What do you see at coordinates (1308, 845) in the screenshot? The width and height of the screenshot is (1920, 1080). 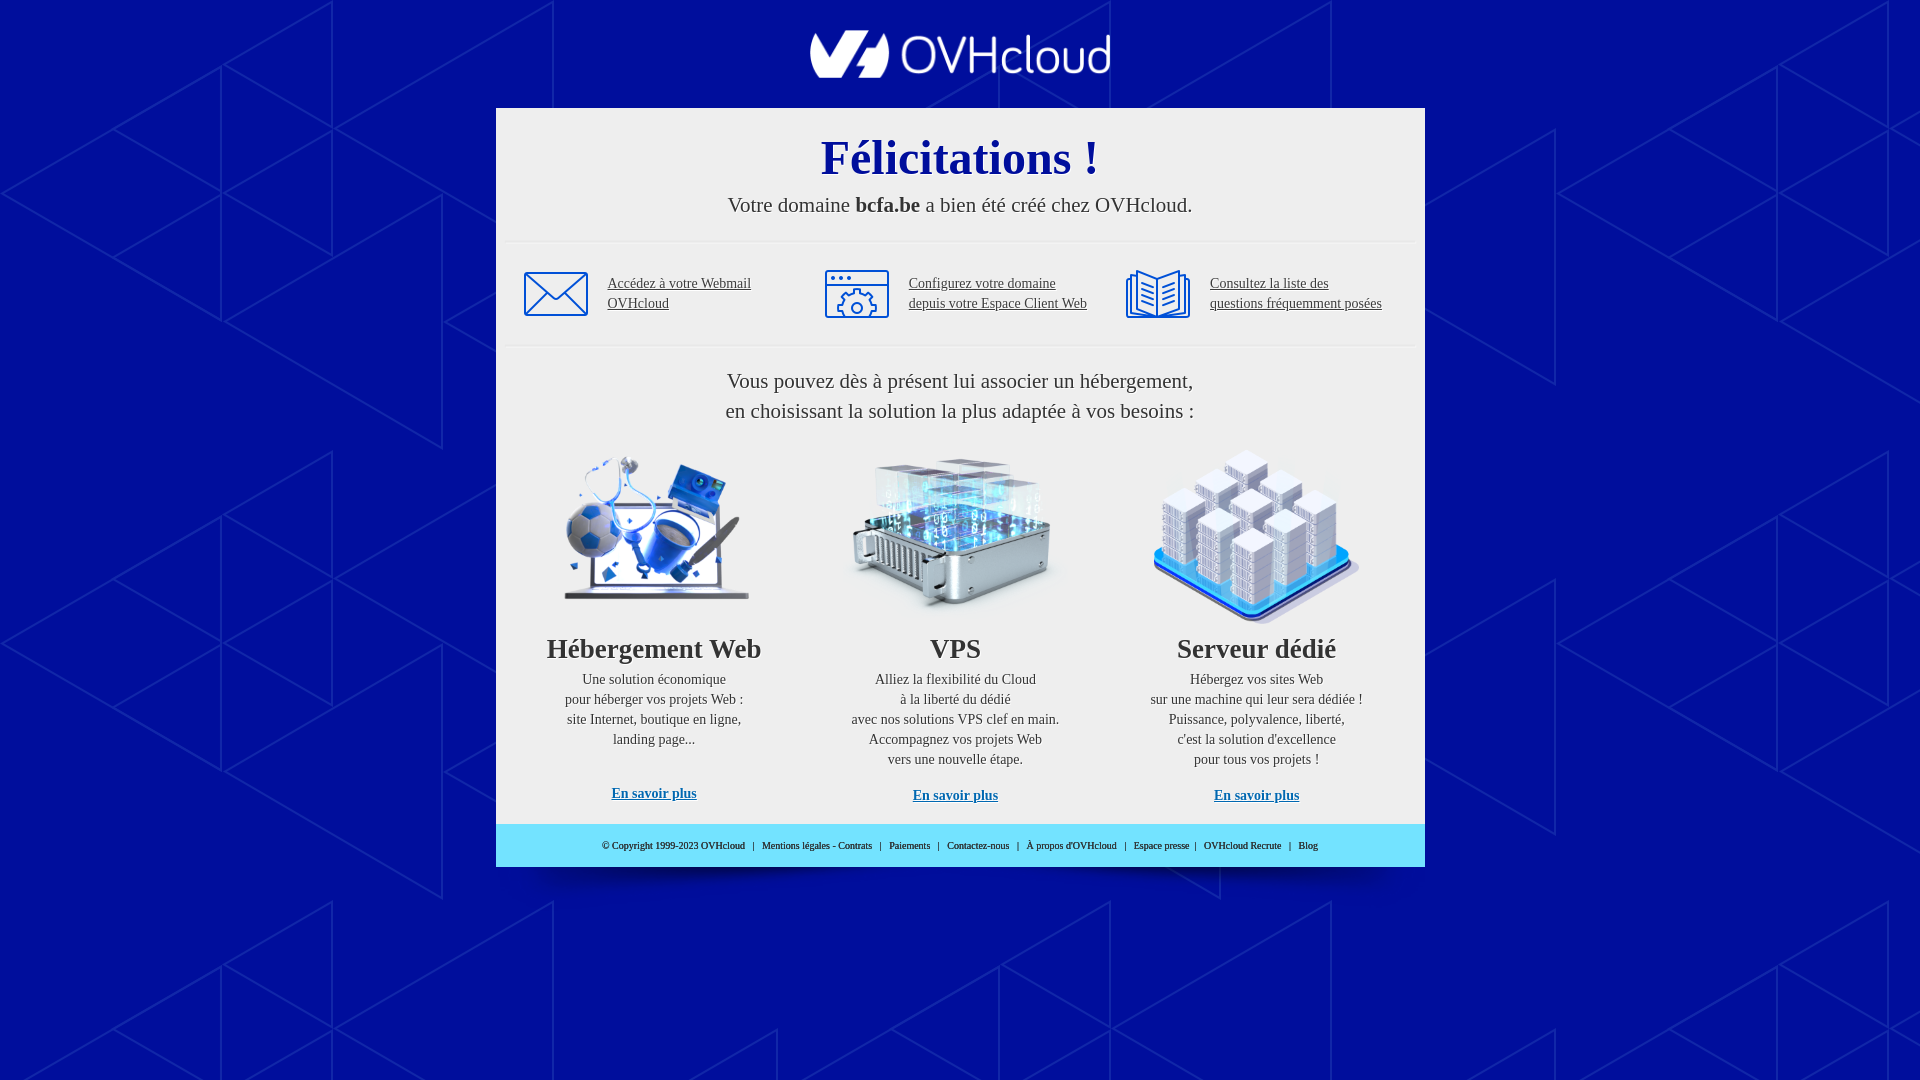 I see `'Blog'` at bounding box center [1308, 845].